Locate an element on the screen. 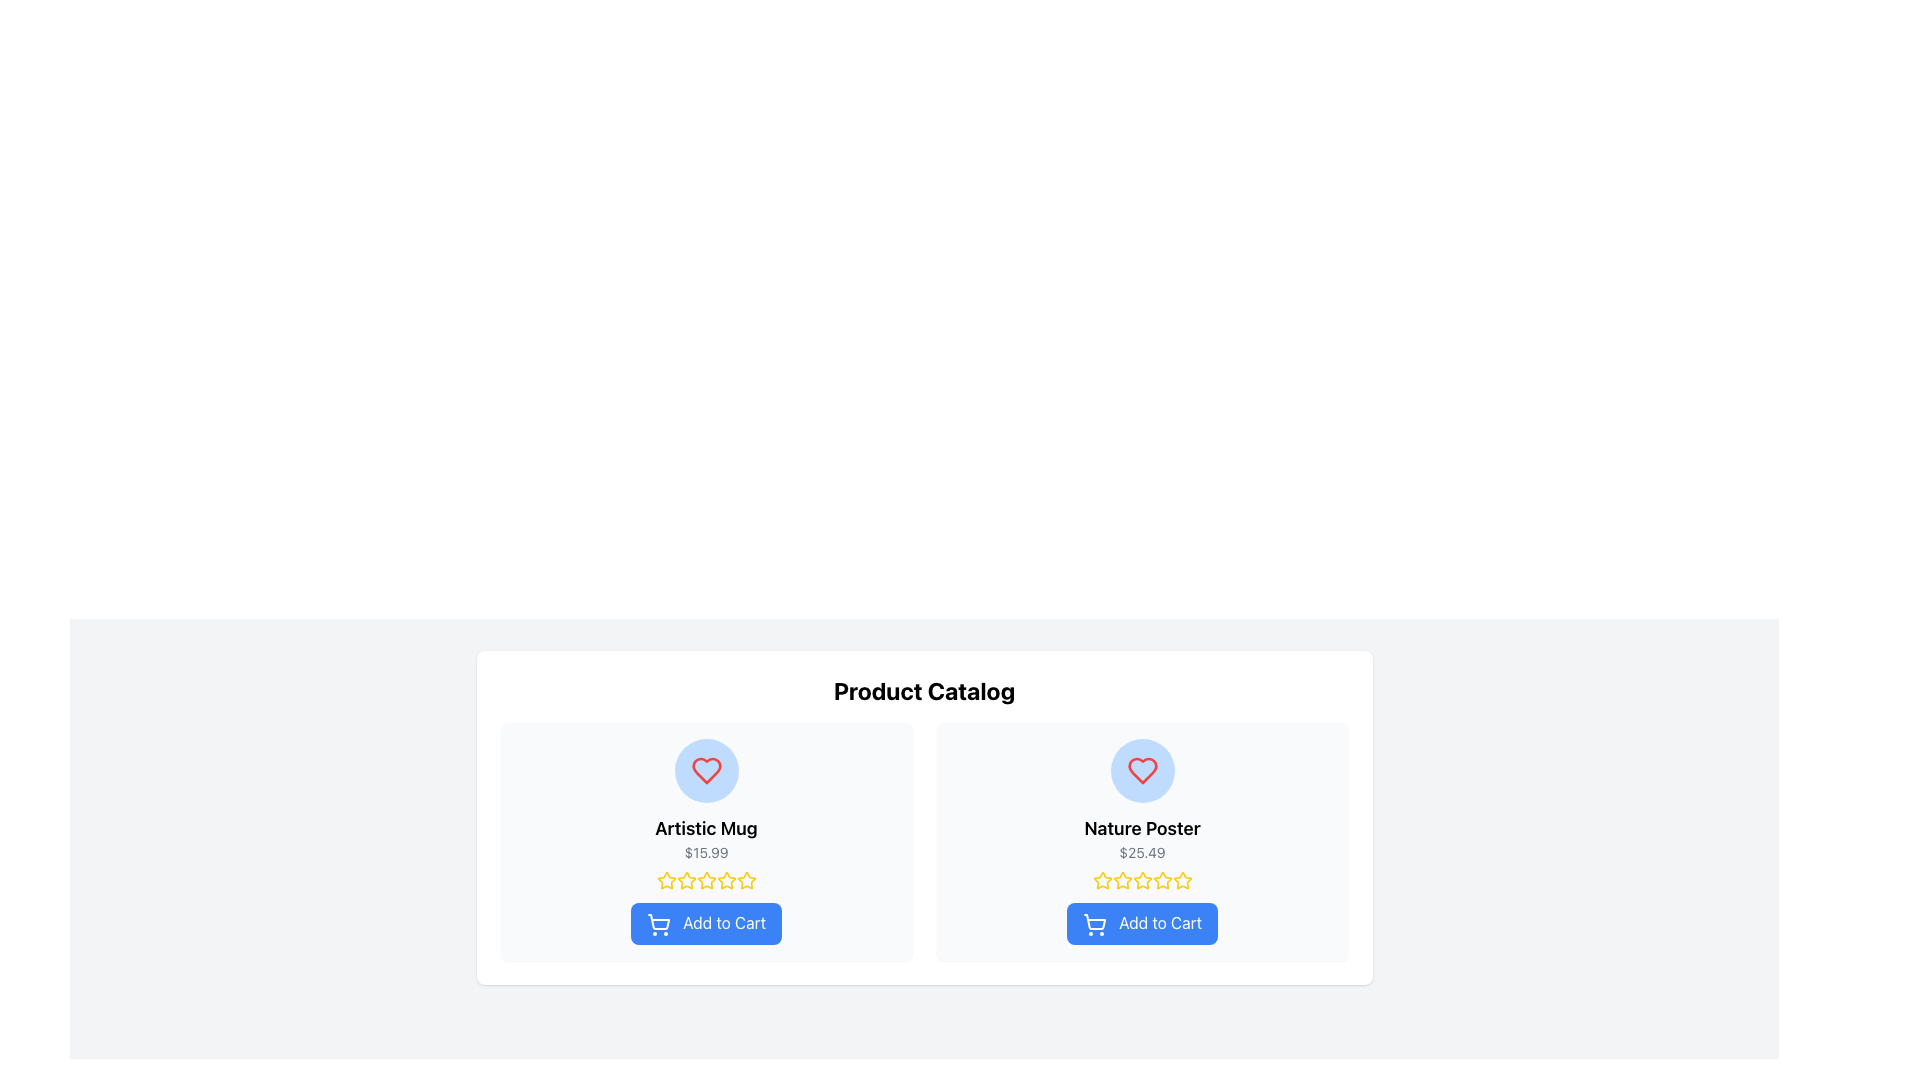 Image resolution: width=1920 pixels, height=1080 pixels. the Text Label that serves as a section header for the product catalog, located at the top of the content area, directly above the grid of product cards is located at coordinates (923, 689).